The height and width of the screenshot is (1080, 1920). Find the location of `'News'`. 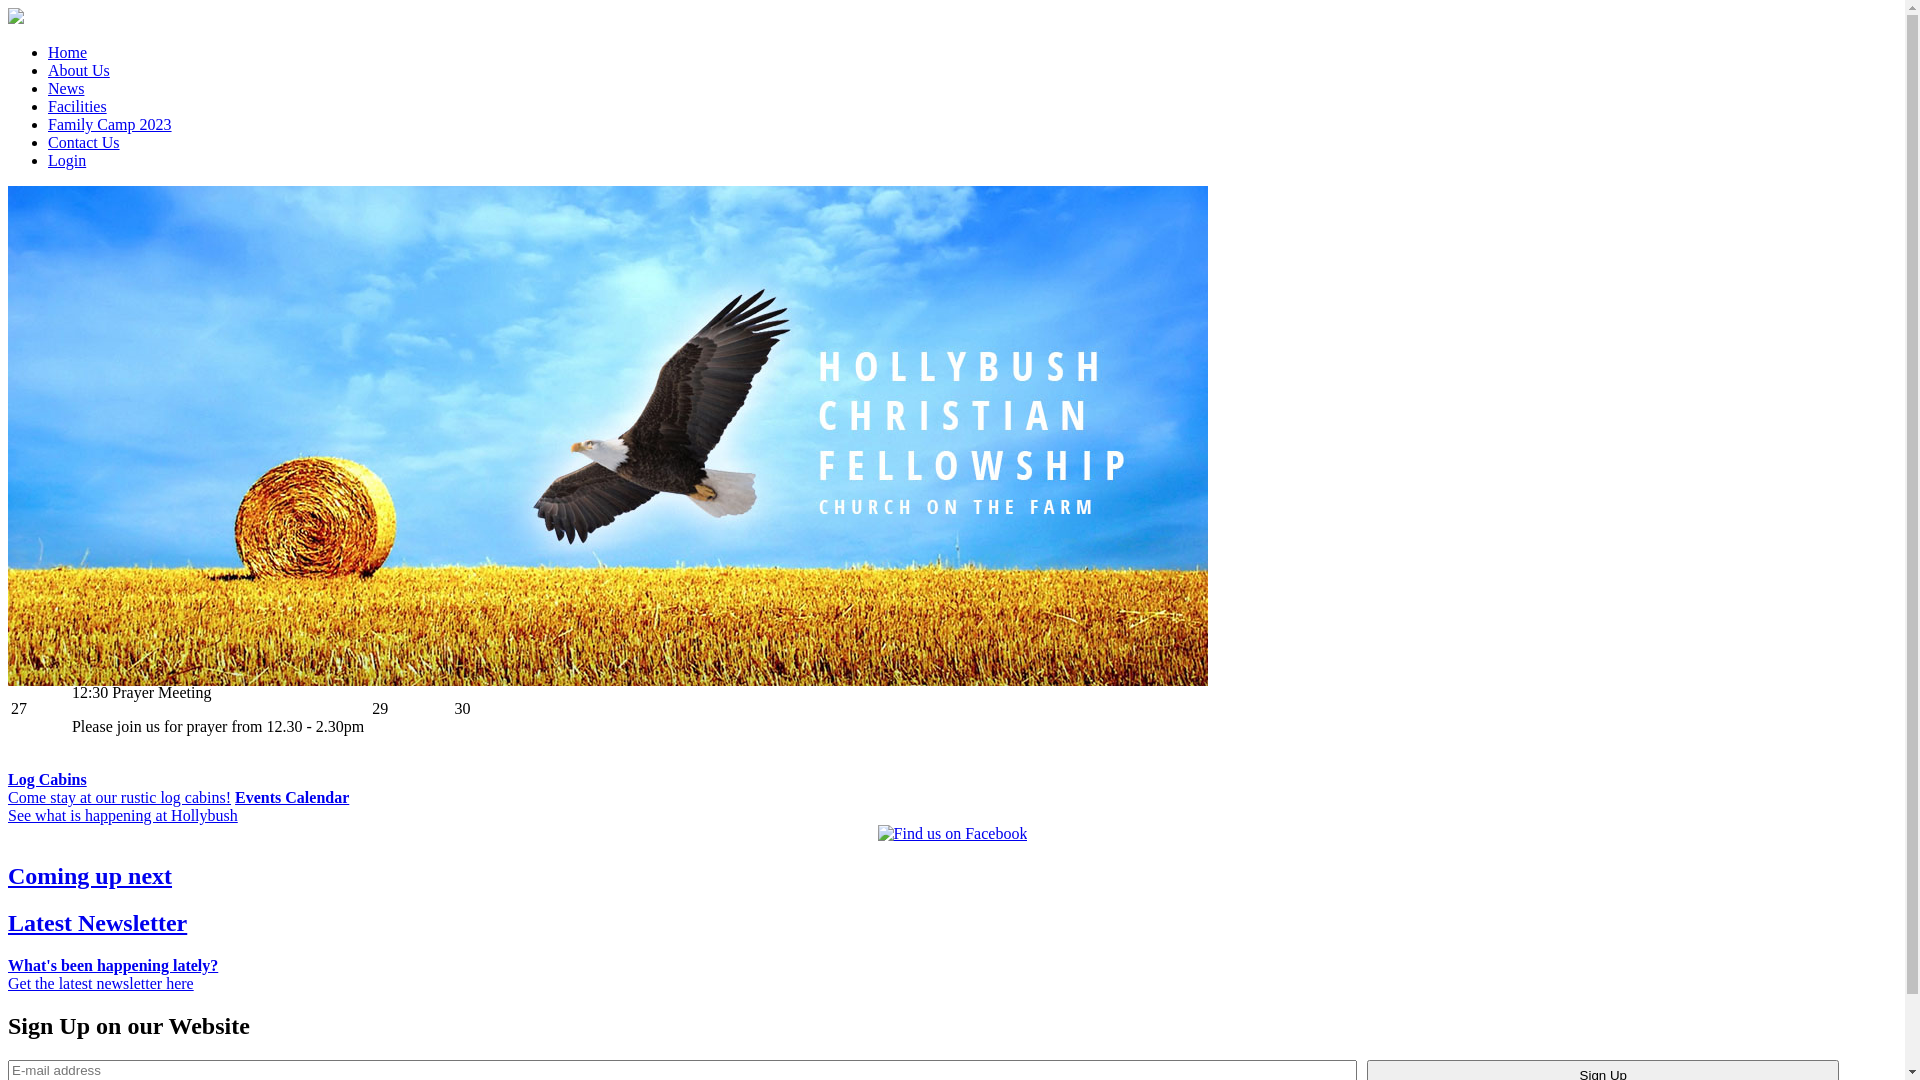

'News' is located at coordinates (66, 87).